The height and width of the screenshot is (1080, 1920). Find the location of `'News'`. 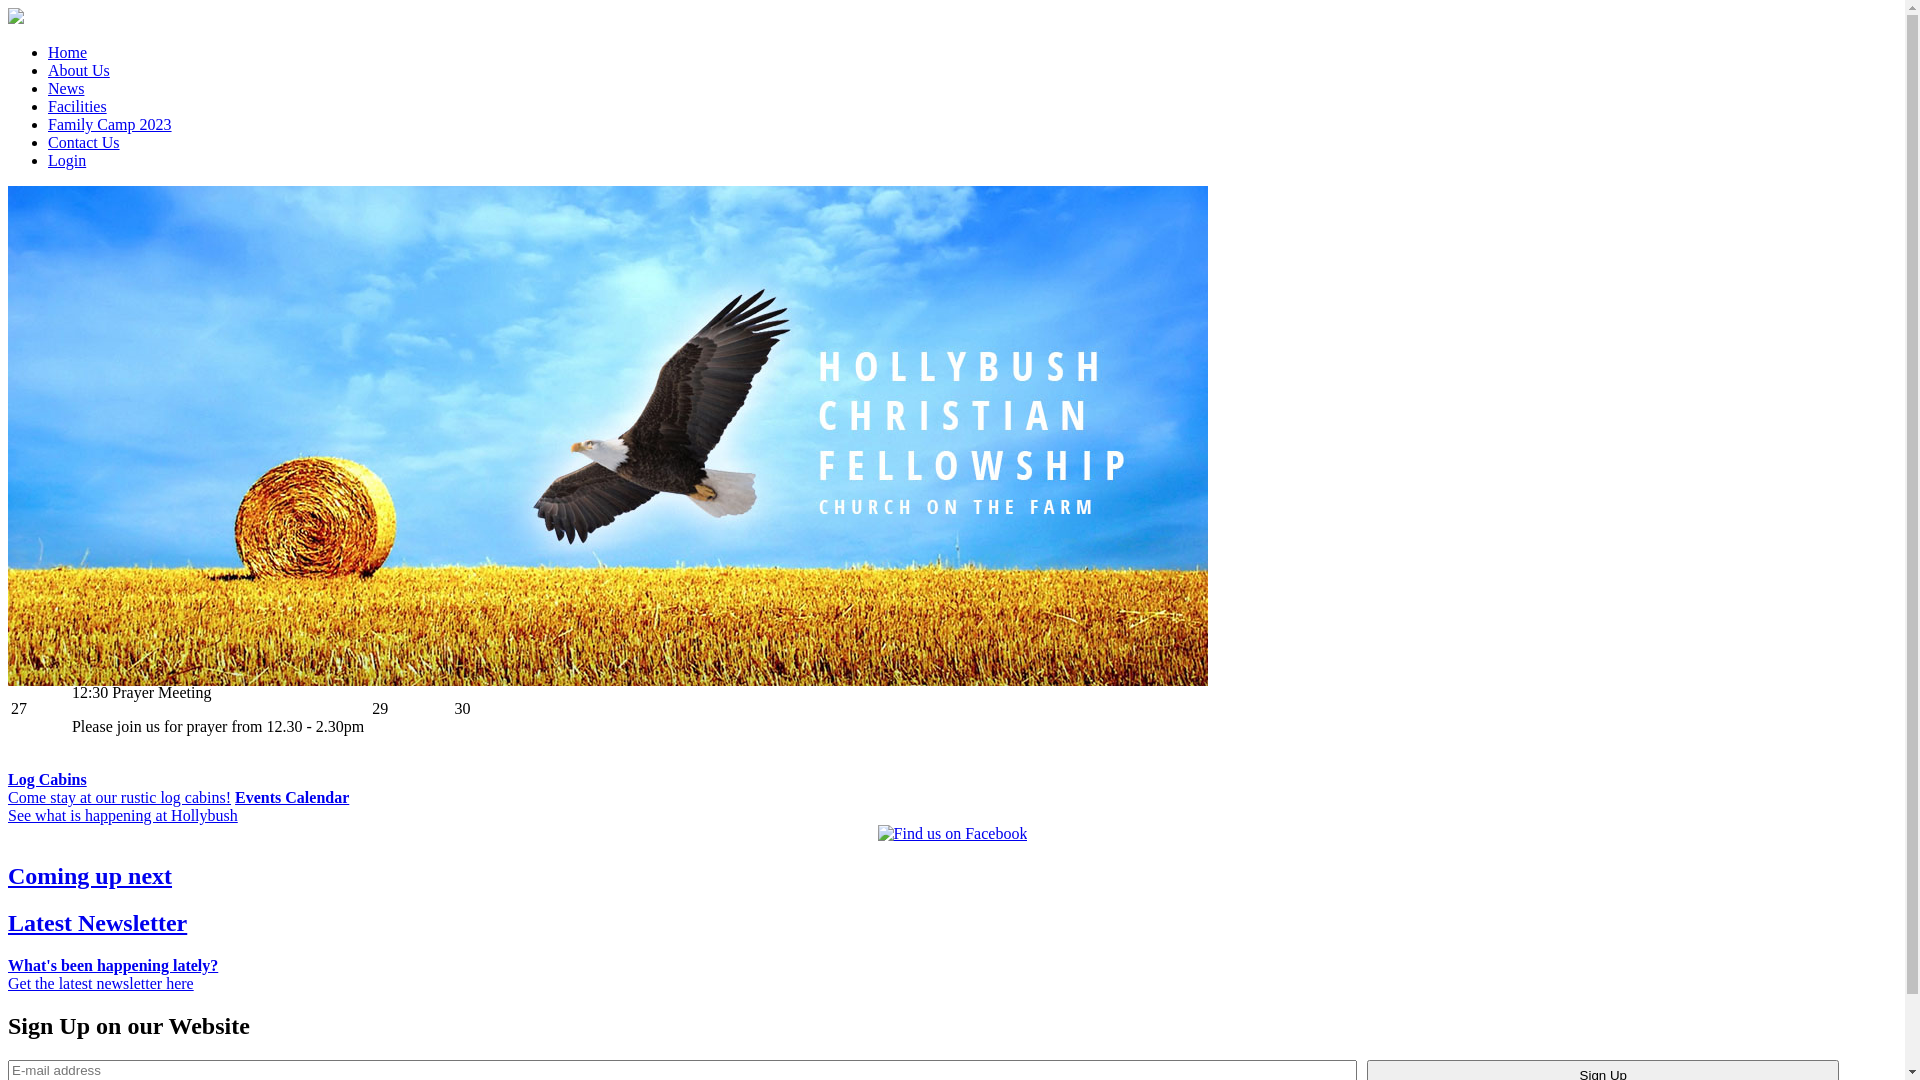

'News' is located at coordinates (66, 87).